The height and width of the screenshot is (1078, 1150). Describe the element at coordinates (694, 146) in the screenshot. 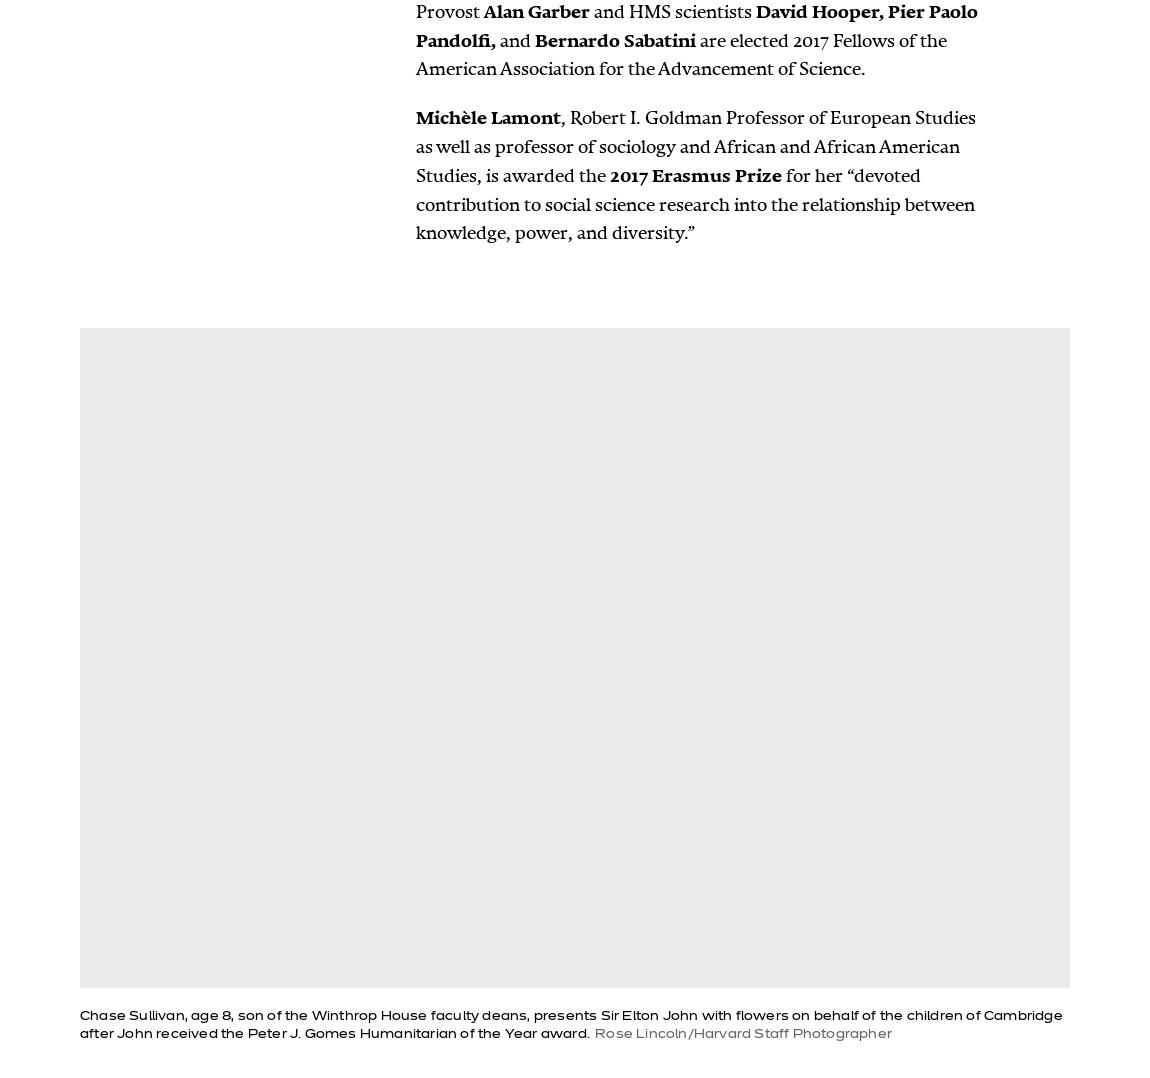

I see `', Robert I. Goldman Professor of European Studies as well as professor of sociology and African and African American Studies, is awarded the'` at that location.